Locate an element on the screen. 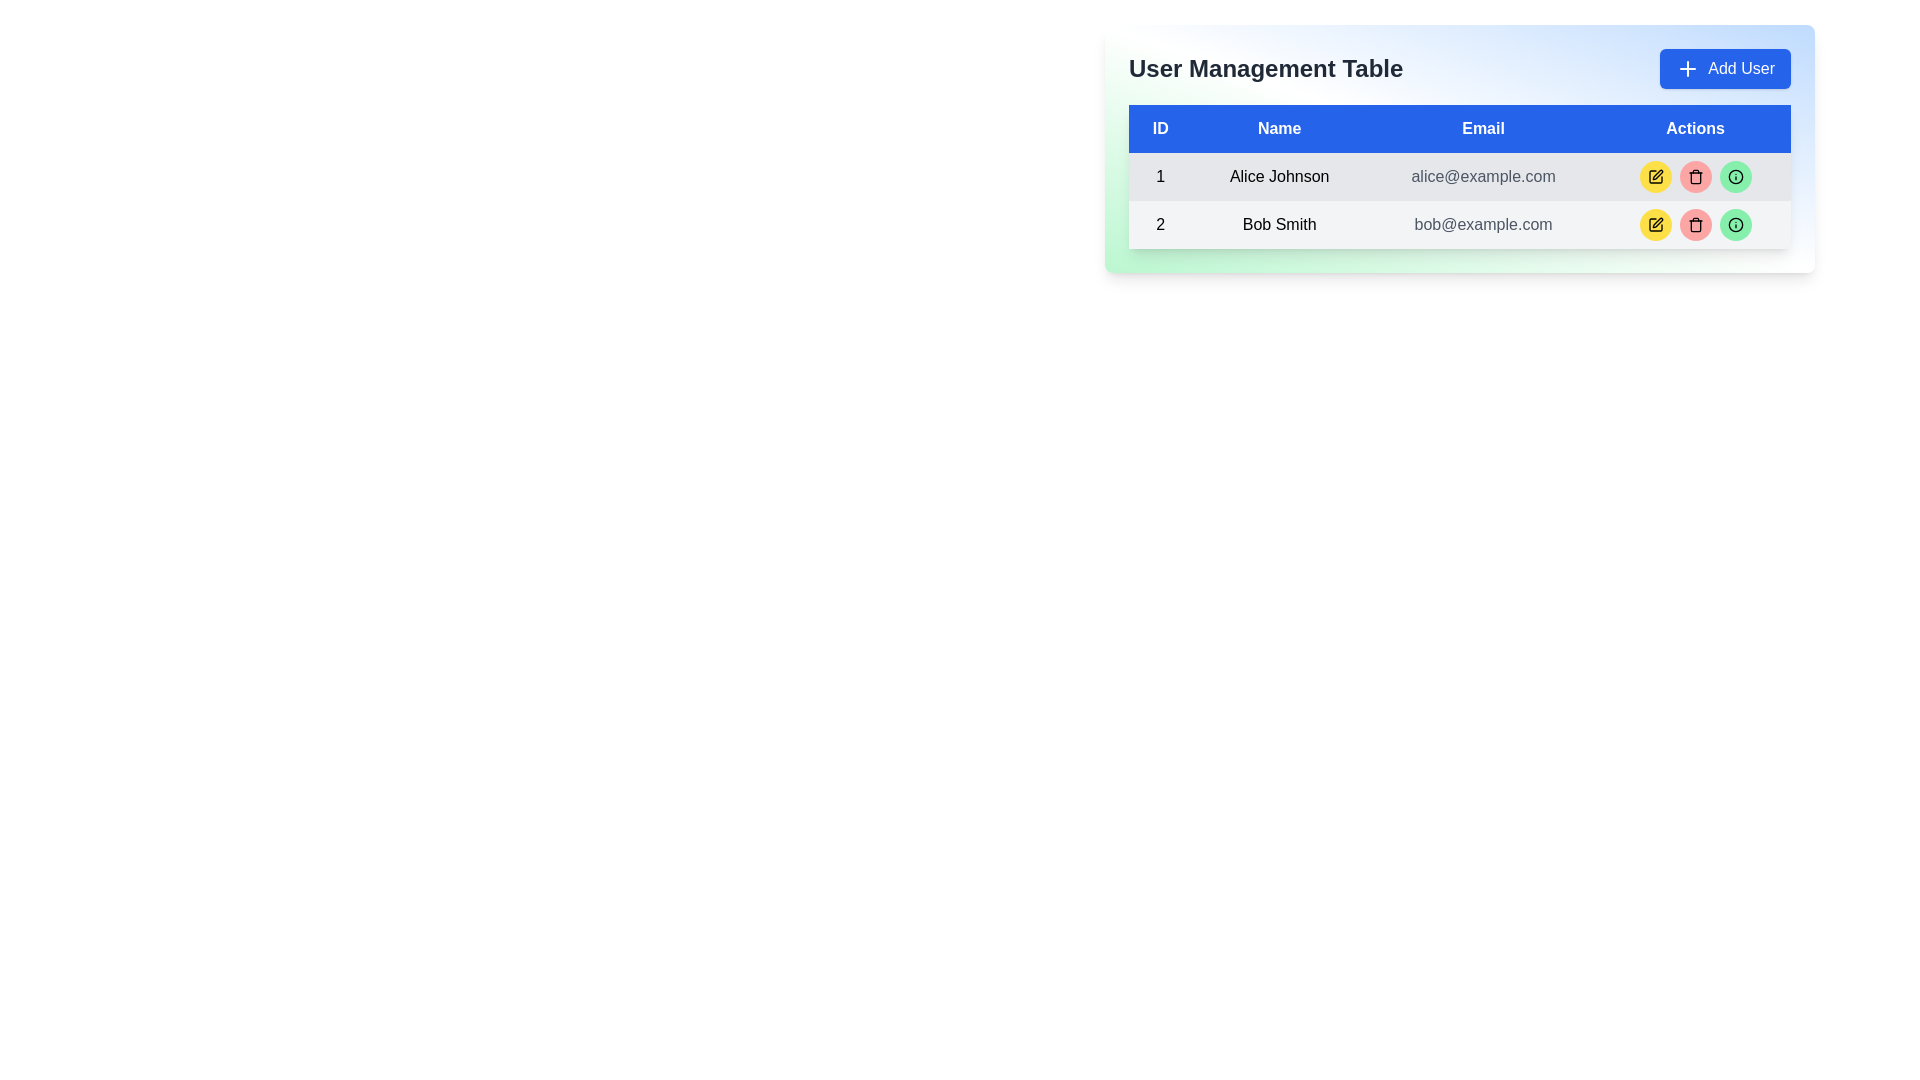 The image size is (1920, 1080). the numerical indicator displaying the number '2' in black text, which is located in the second row under the 'ID' column of the table is located at coordinates (1160, 224).